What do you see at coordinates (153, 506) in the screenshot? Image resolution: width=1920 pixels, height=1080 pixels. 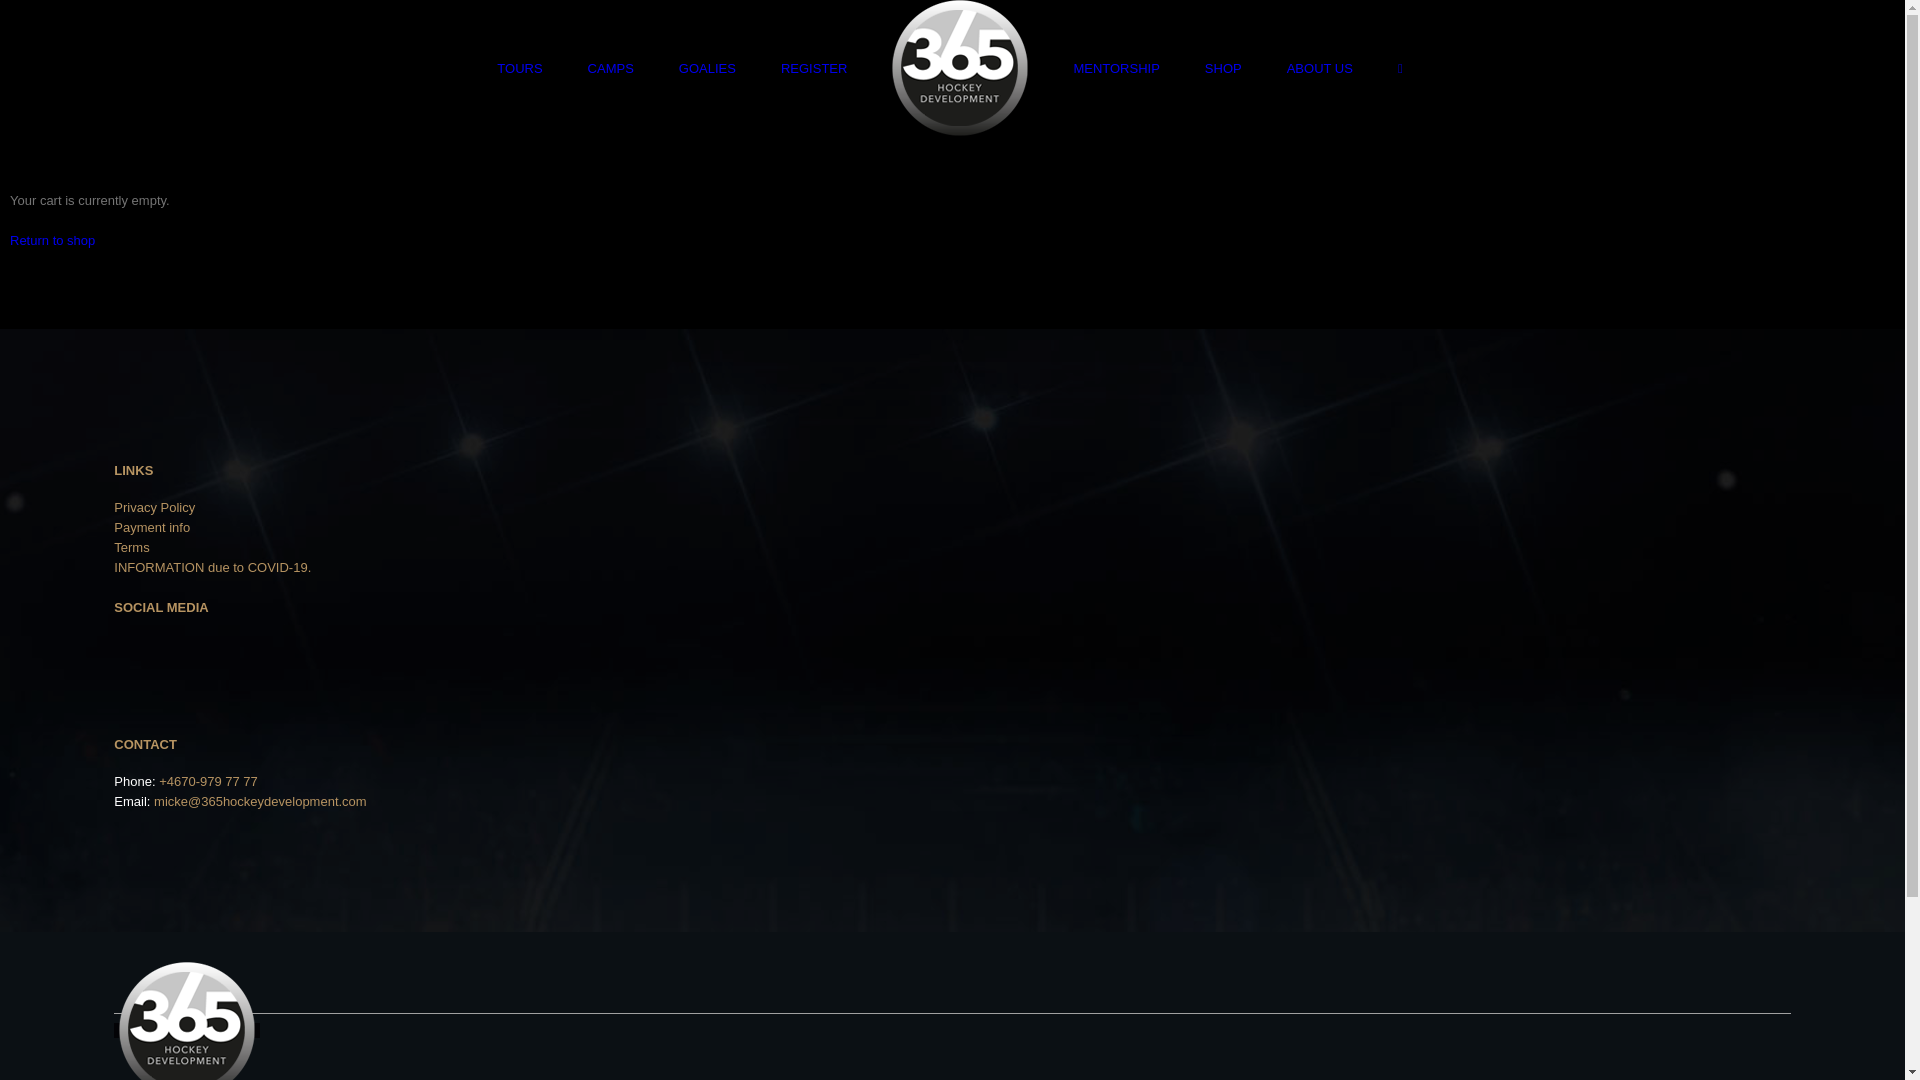 I see `'Privacy Policy'` at bounding box center [153, 506].